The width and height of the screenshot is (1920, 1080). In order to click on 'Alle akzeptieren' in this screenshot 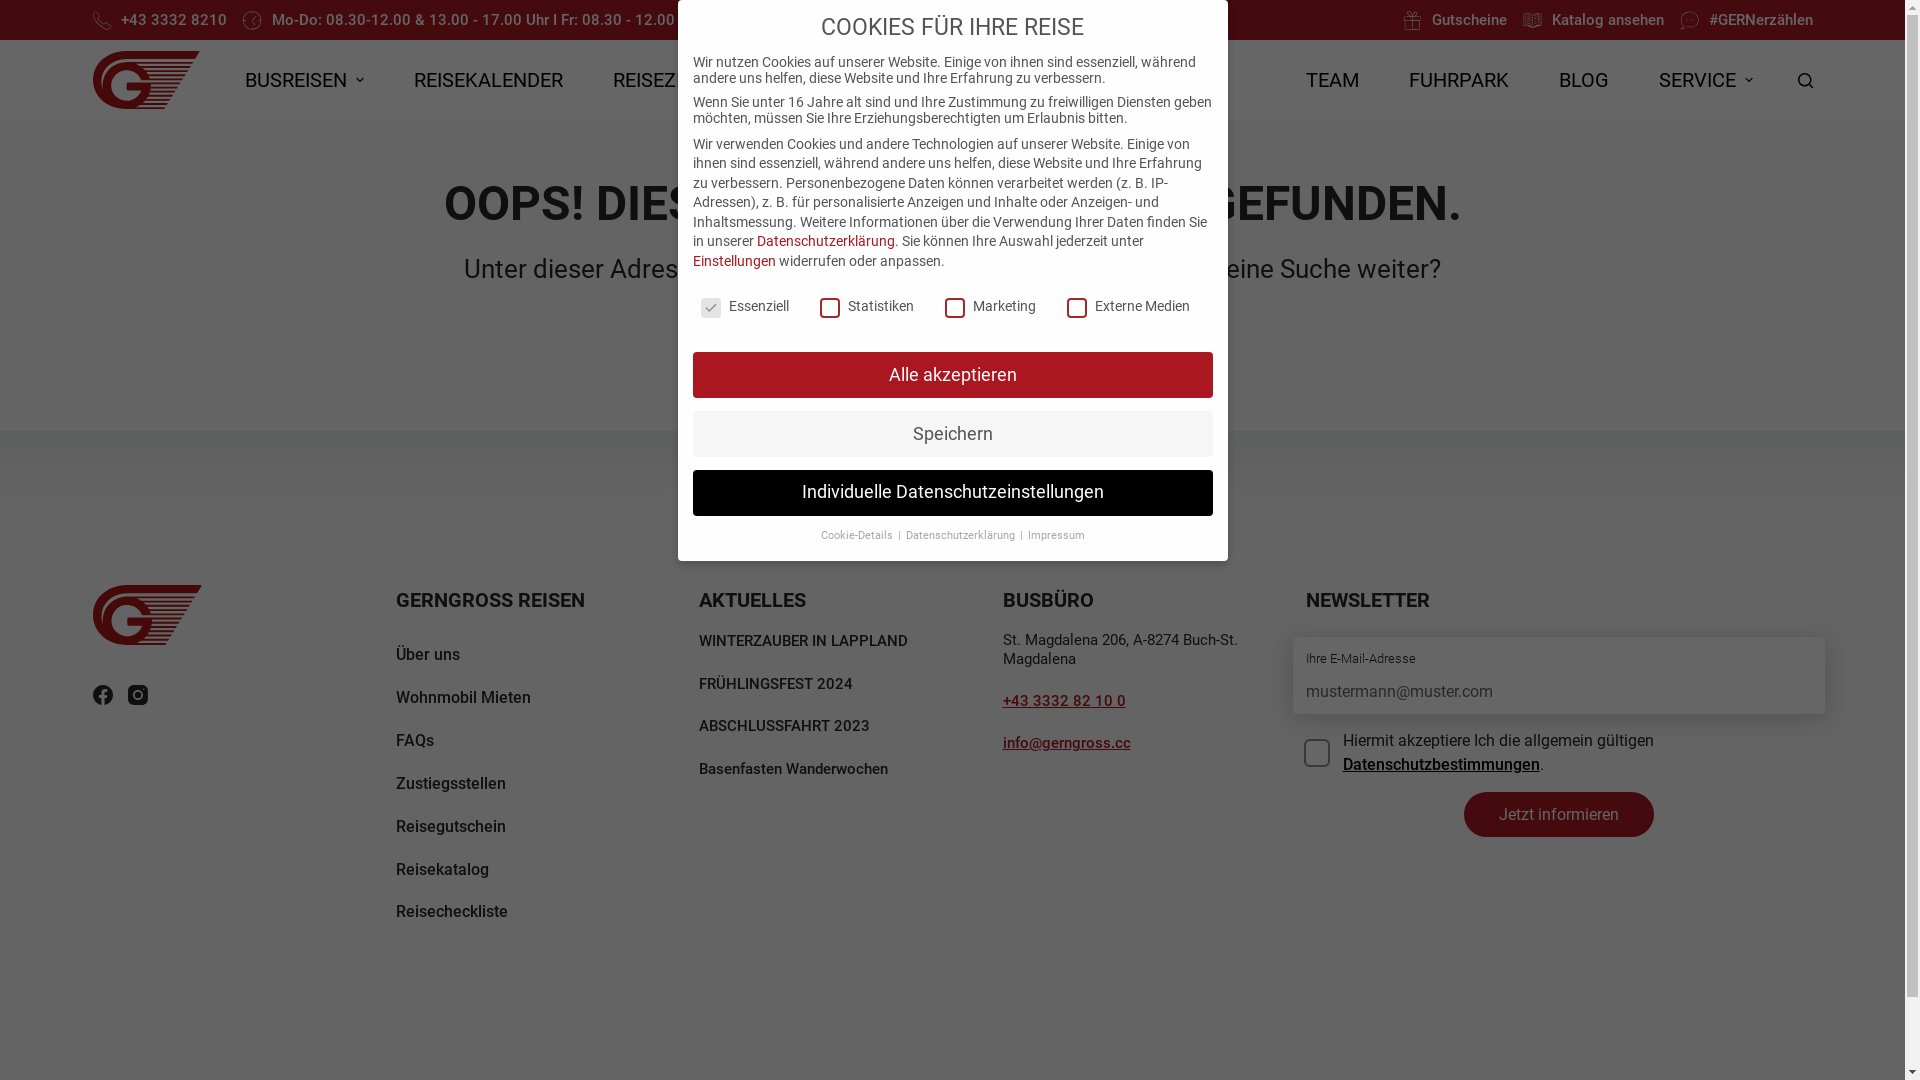, I will do `click(950, 374)`.